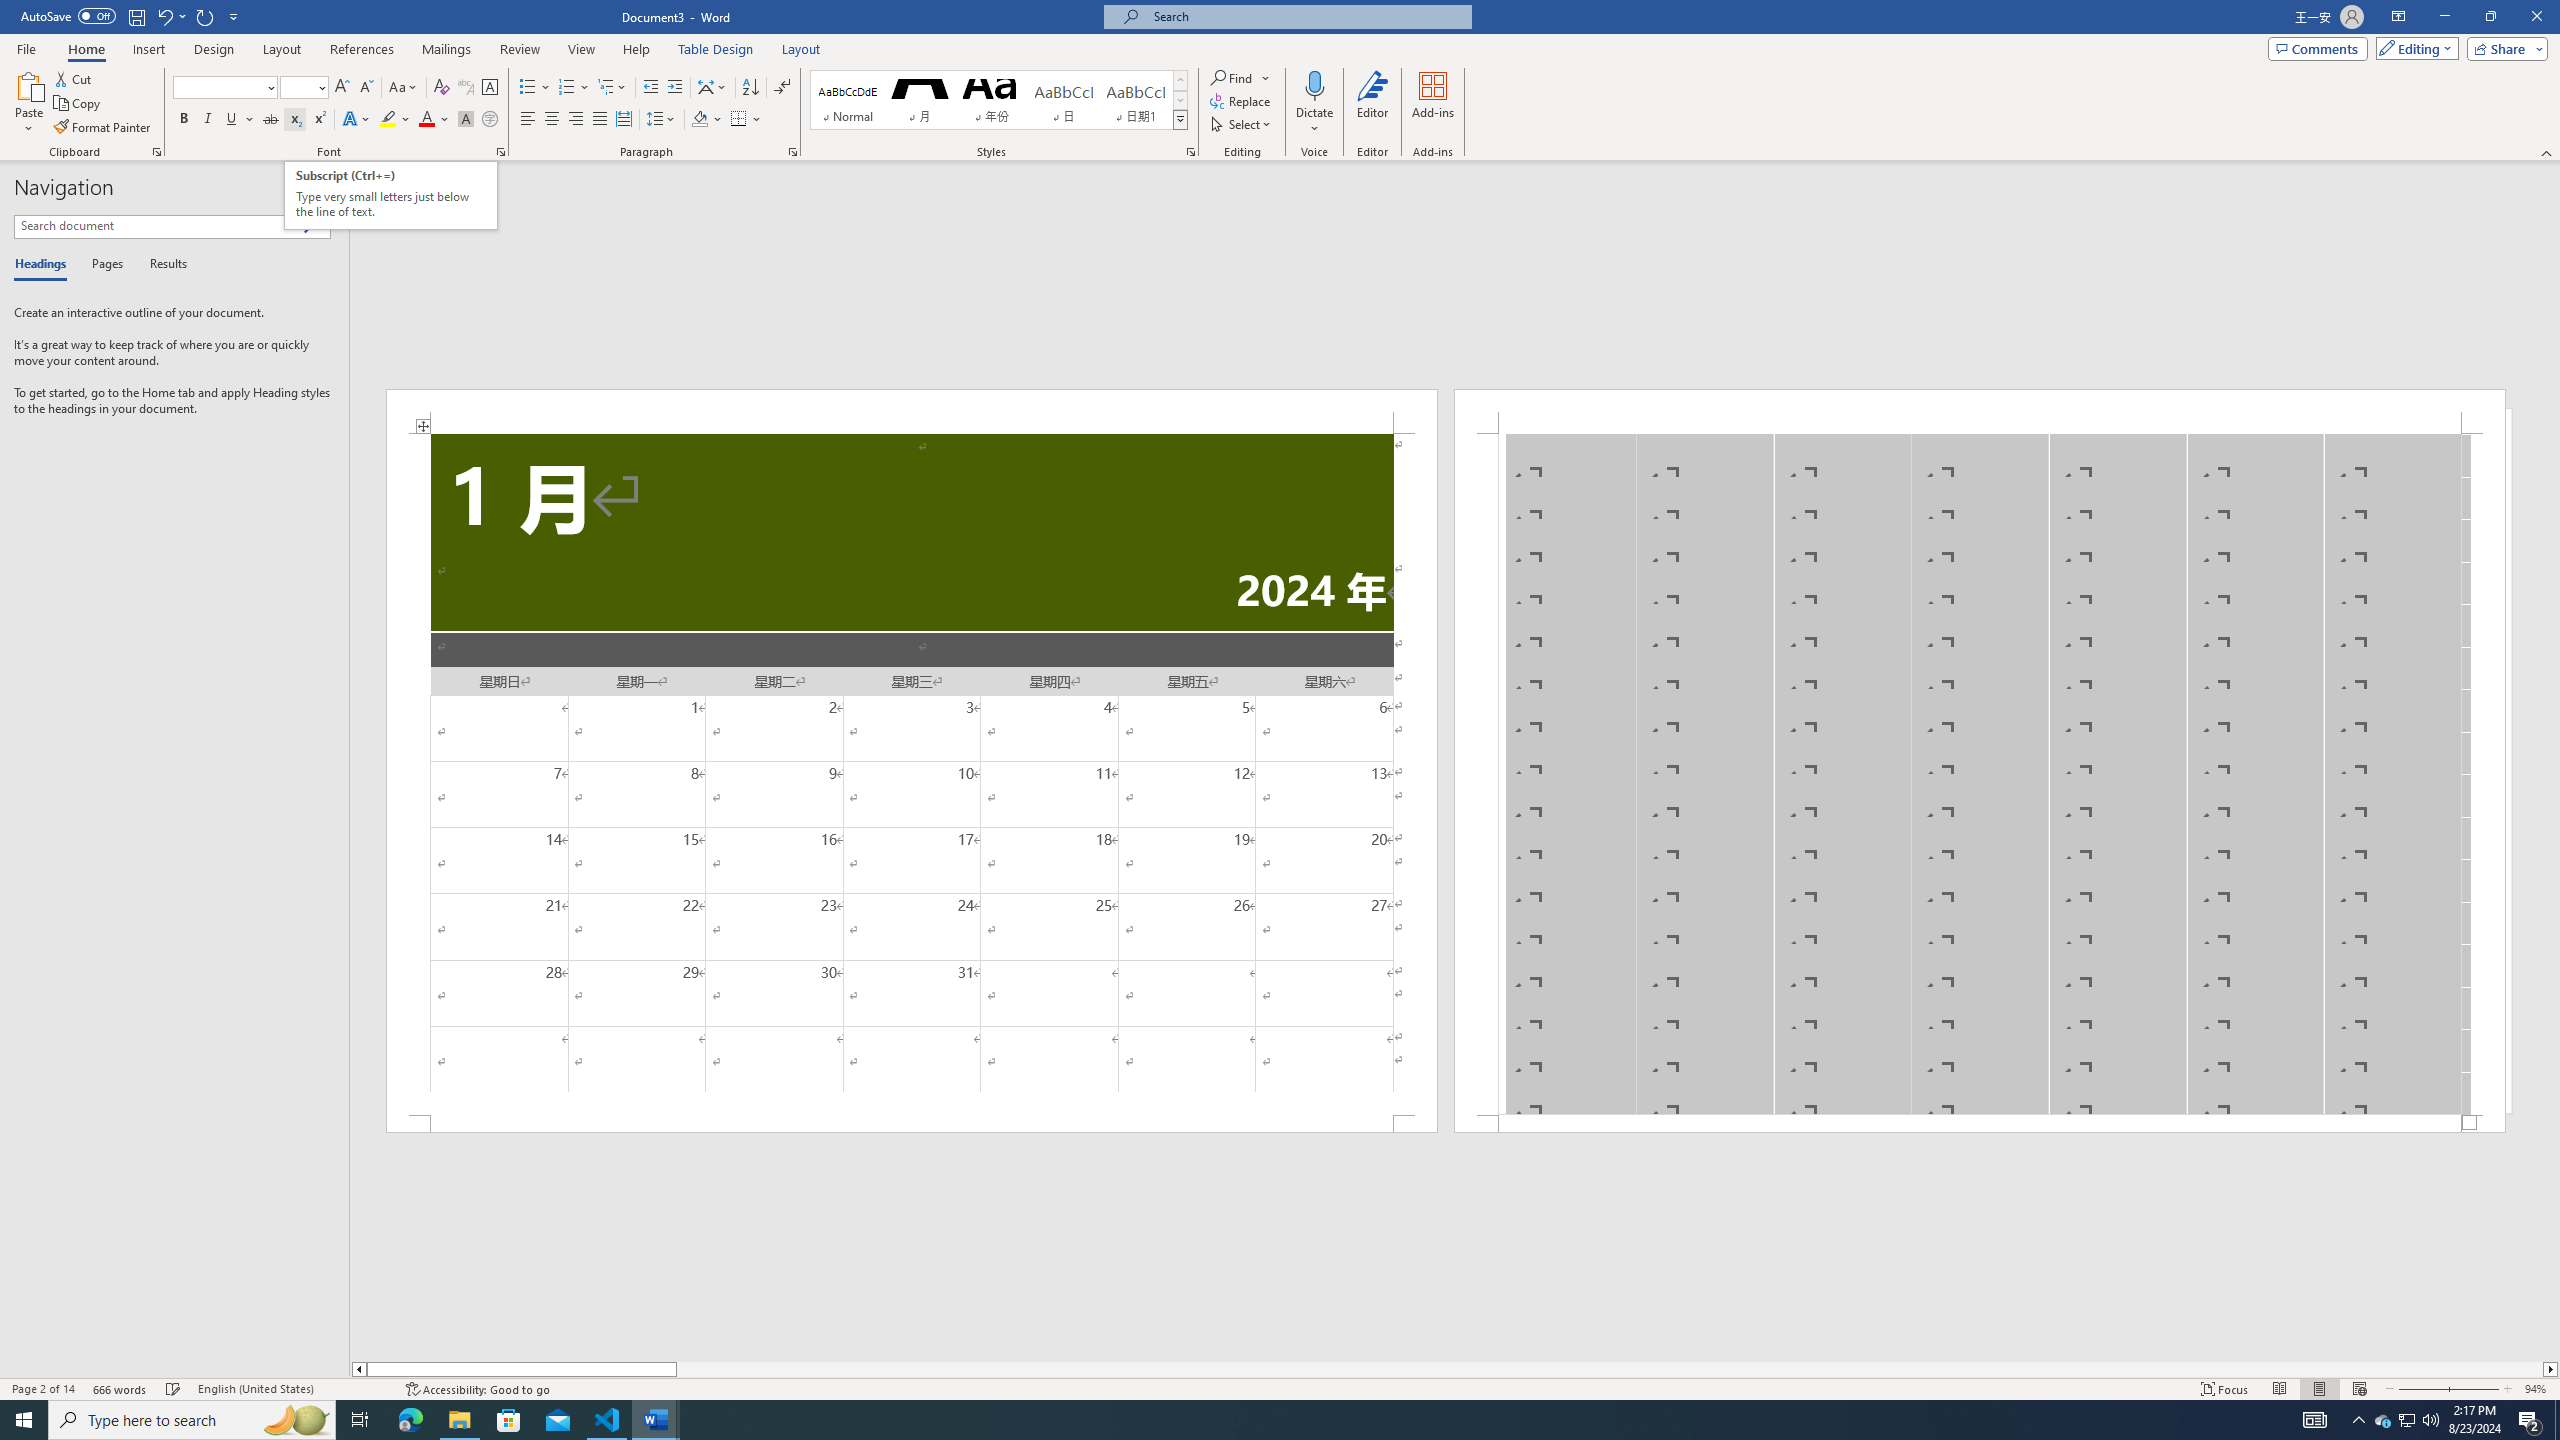 The image size is (2560, 1440). What do you see at coordinates (42, 1389) in the screenshot?
I see `'Page Number Page 2 of 14'` at bounding box center [42, 1389].